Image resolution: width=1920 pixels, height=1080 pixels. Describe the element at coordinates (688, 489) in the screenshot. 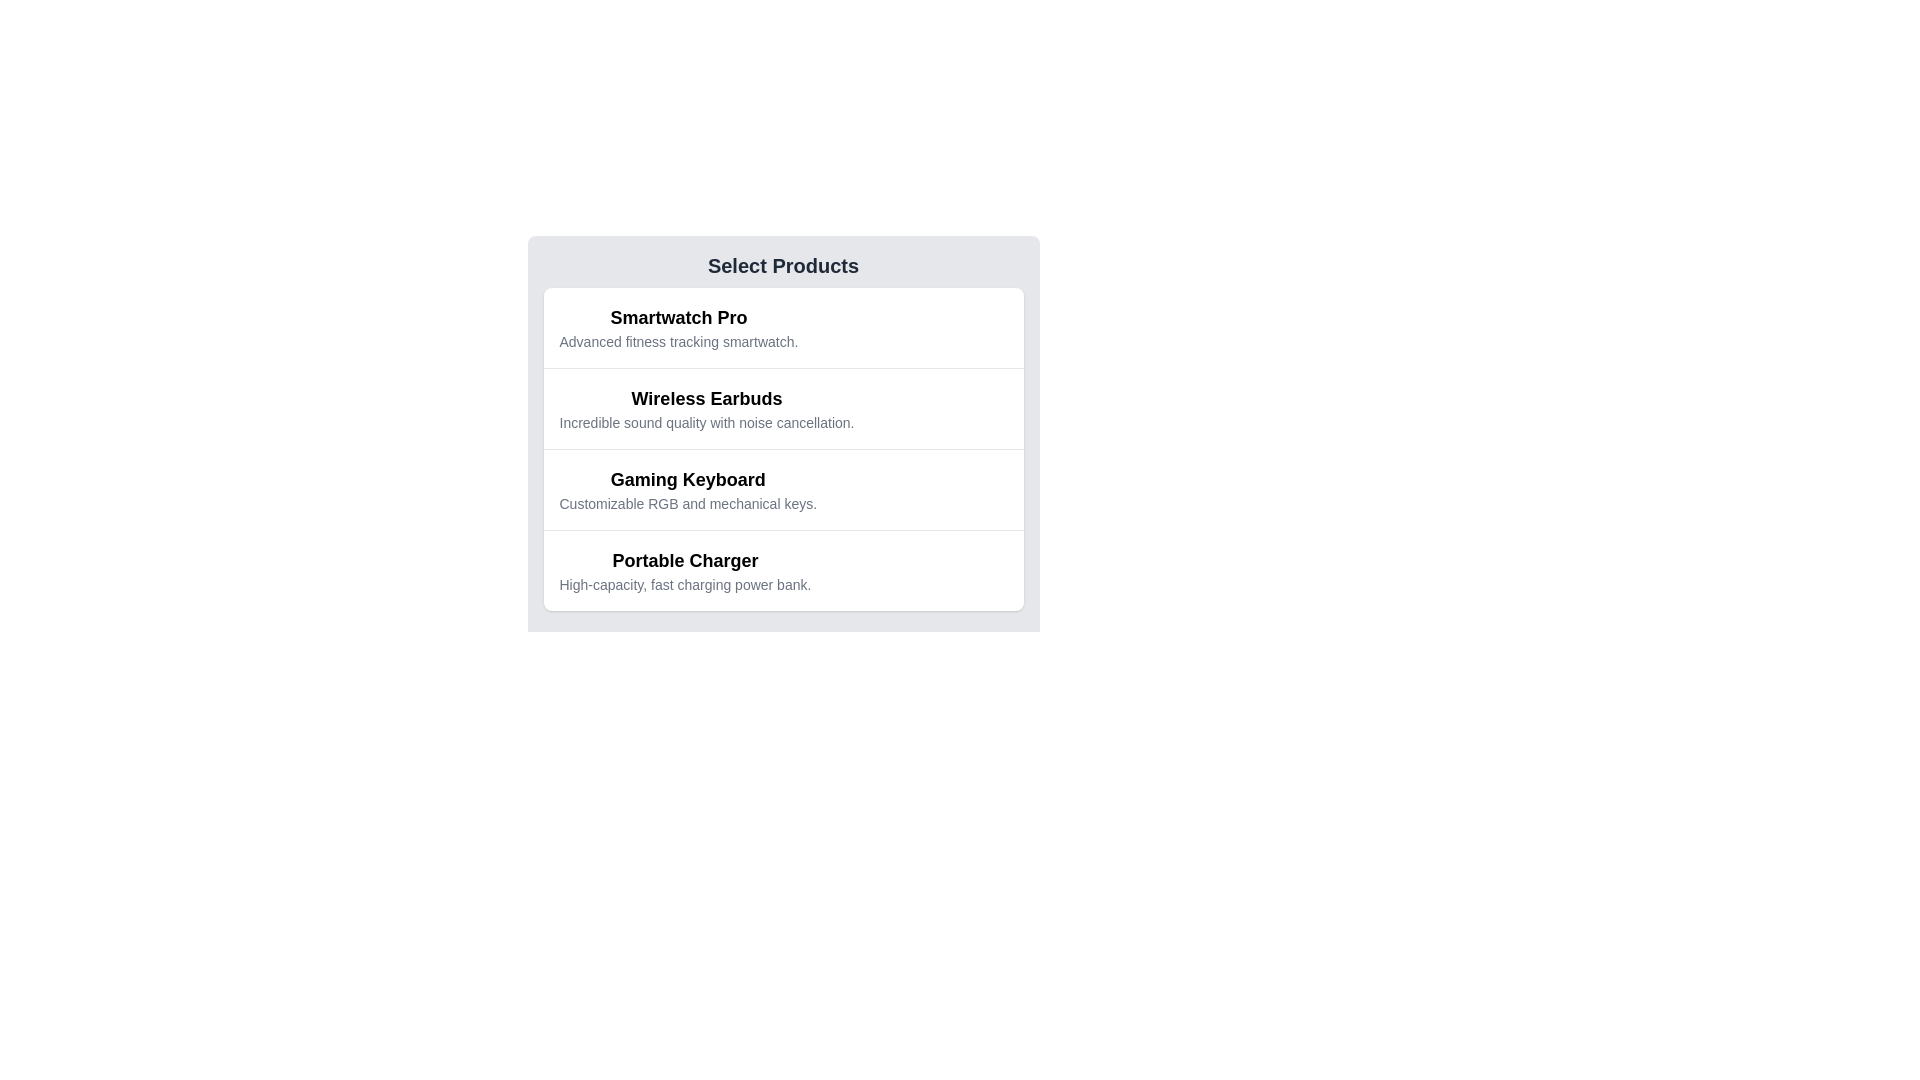

I see `the text block titled 'Gaming Keyboard' which describes 'Customizable RGB and mechanical keys.'` at that location.